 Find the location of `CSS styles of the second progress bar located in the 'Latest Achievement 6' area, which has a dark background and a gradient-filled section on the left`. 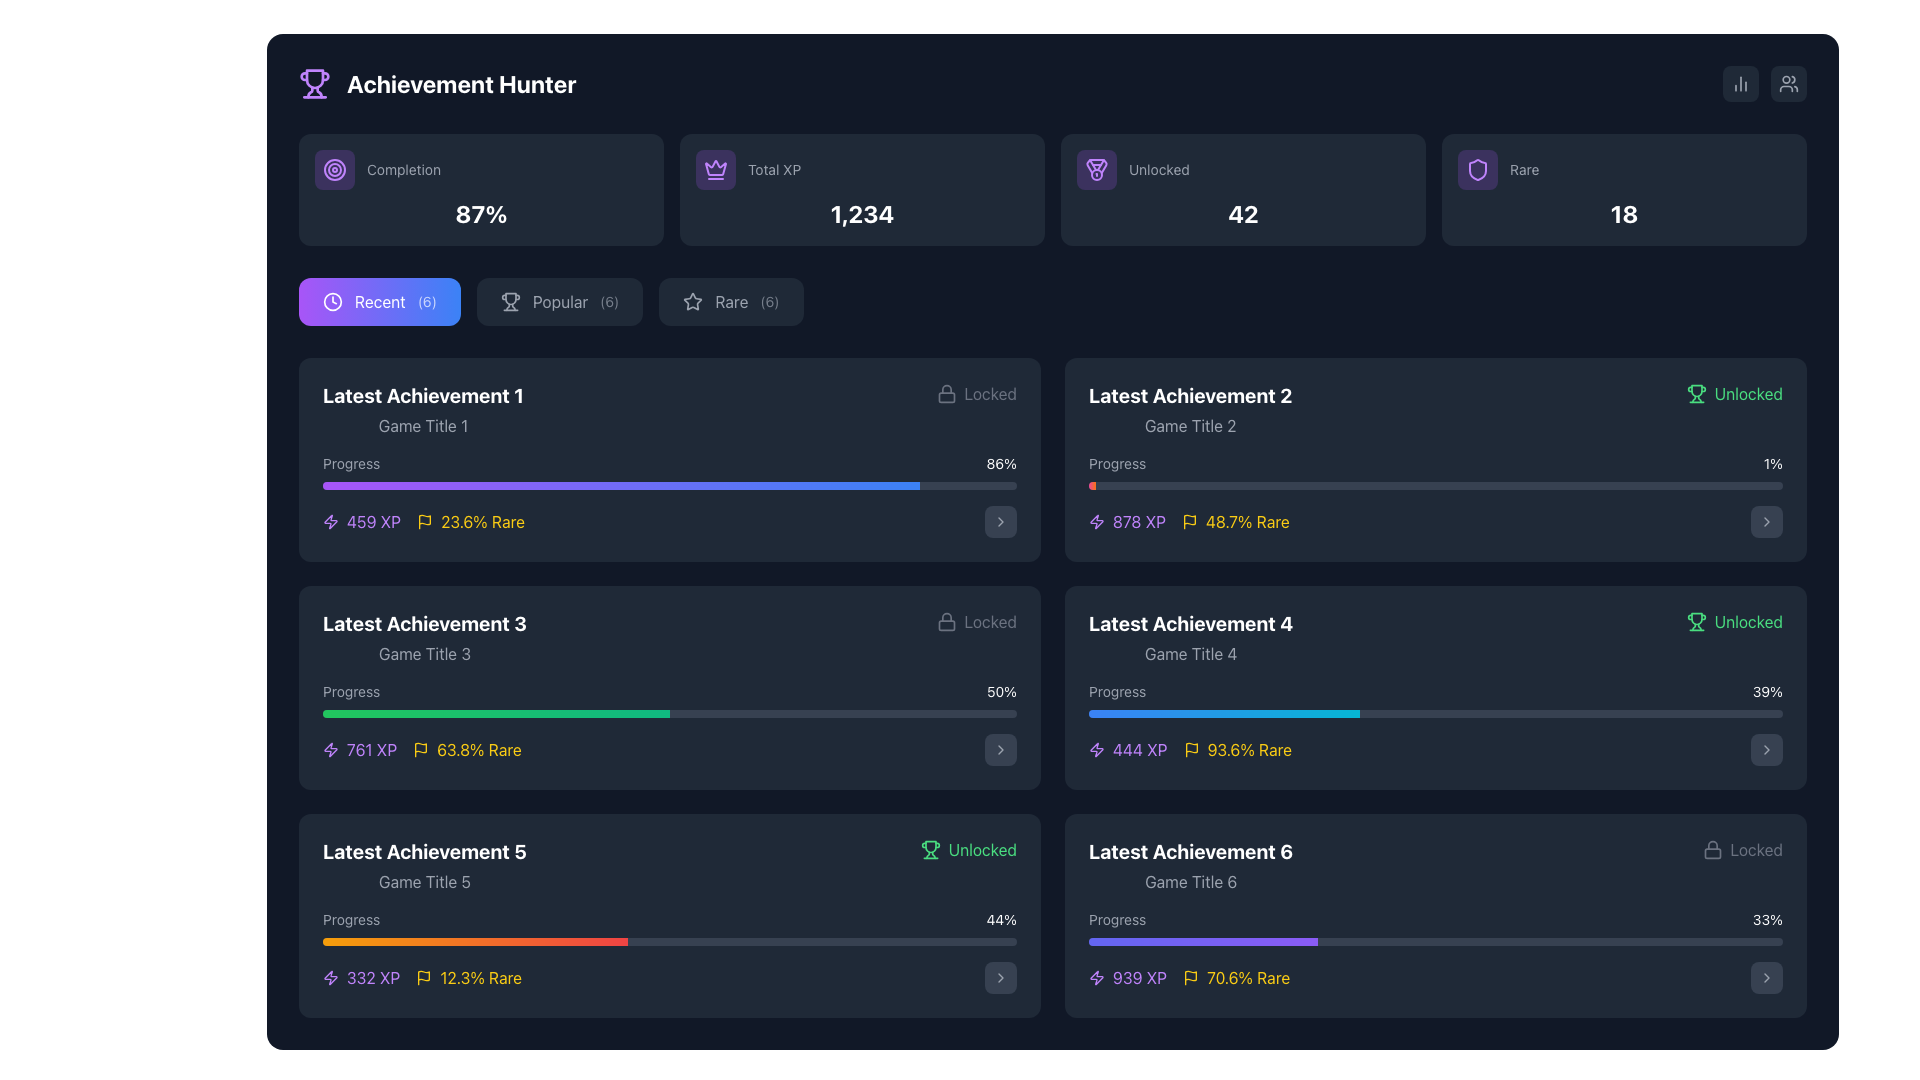

CSS styles of the second progress bar located in the 'Latest Achievement 6' area, which has a dark background and a gradient-filled section on the left is located at coordinates (1434, 941).